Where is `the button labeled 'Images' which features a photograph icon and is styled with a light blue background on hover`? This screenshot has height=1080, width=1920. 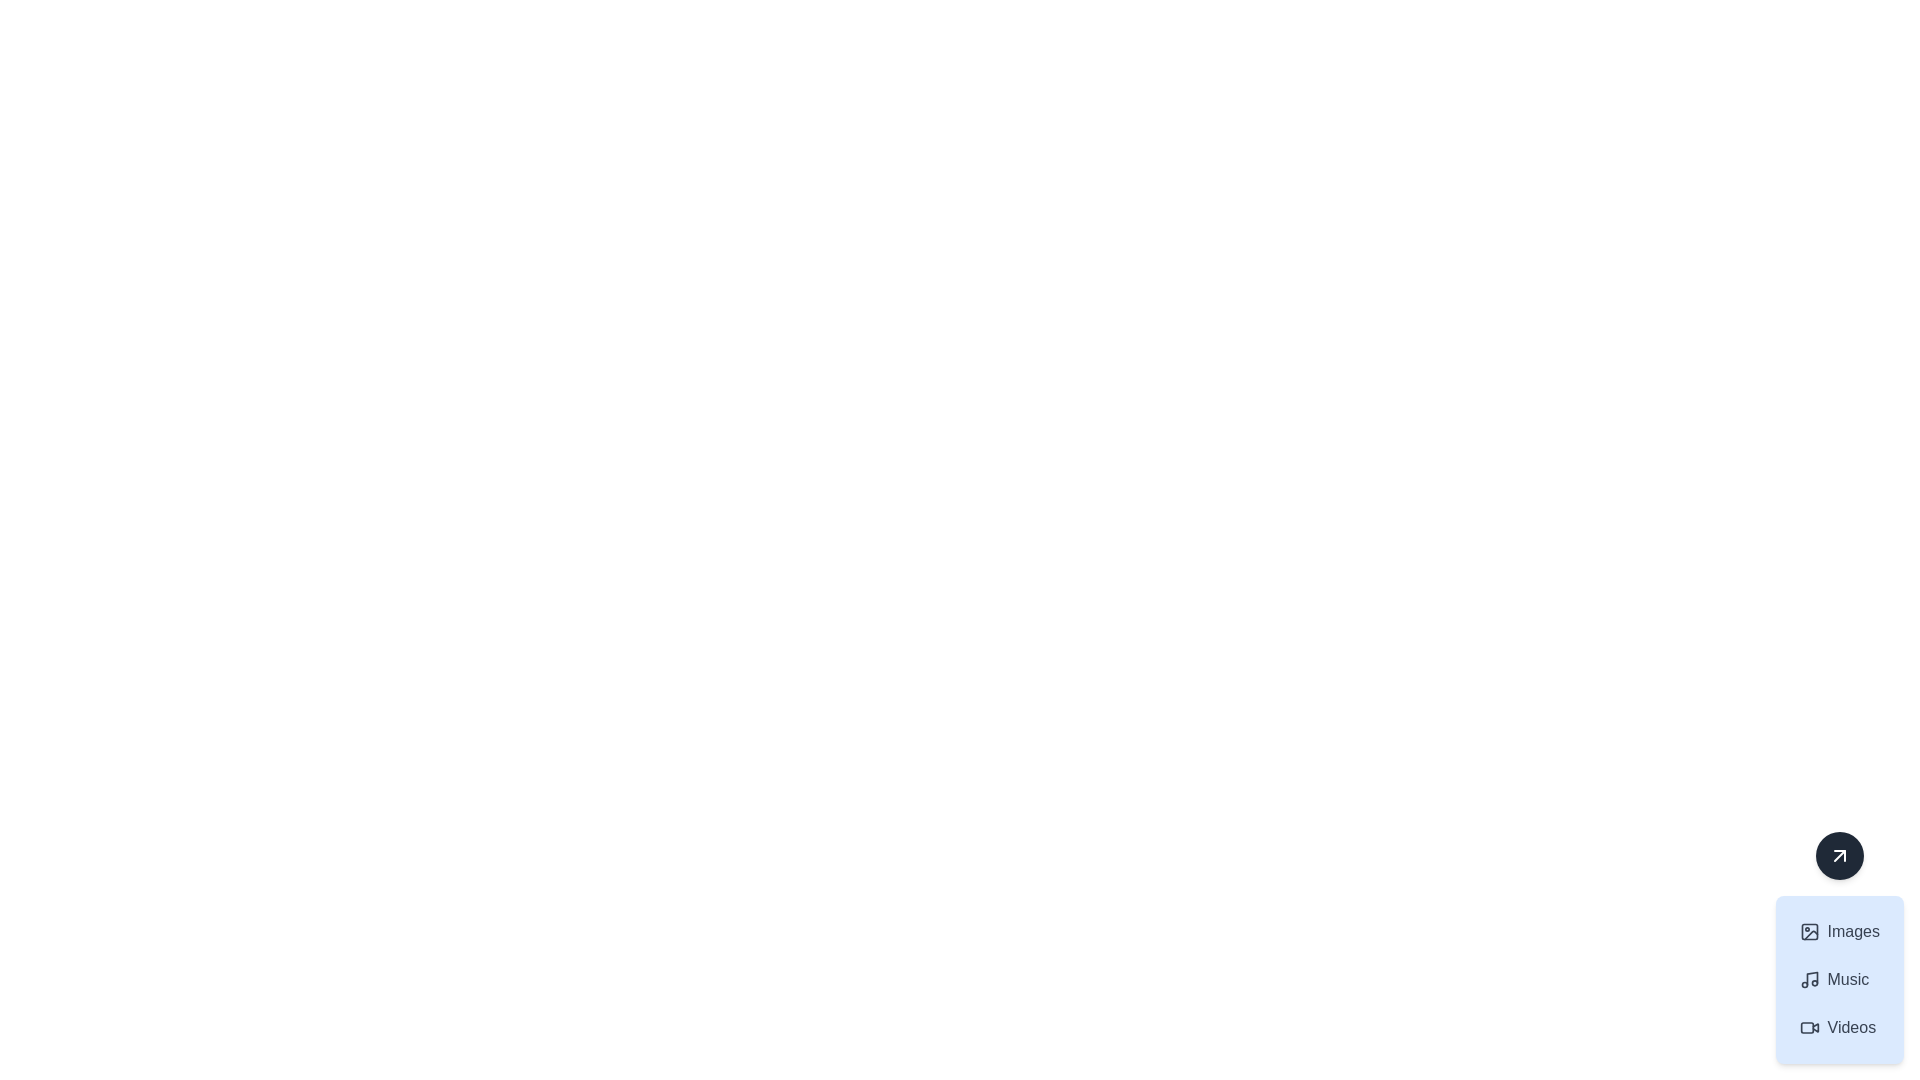
the button labeled 'Images' which features a photograph icon and is styled with a light blue background on hover is located at coordinates (1839, 932).